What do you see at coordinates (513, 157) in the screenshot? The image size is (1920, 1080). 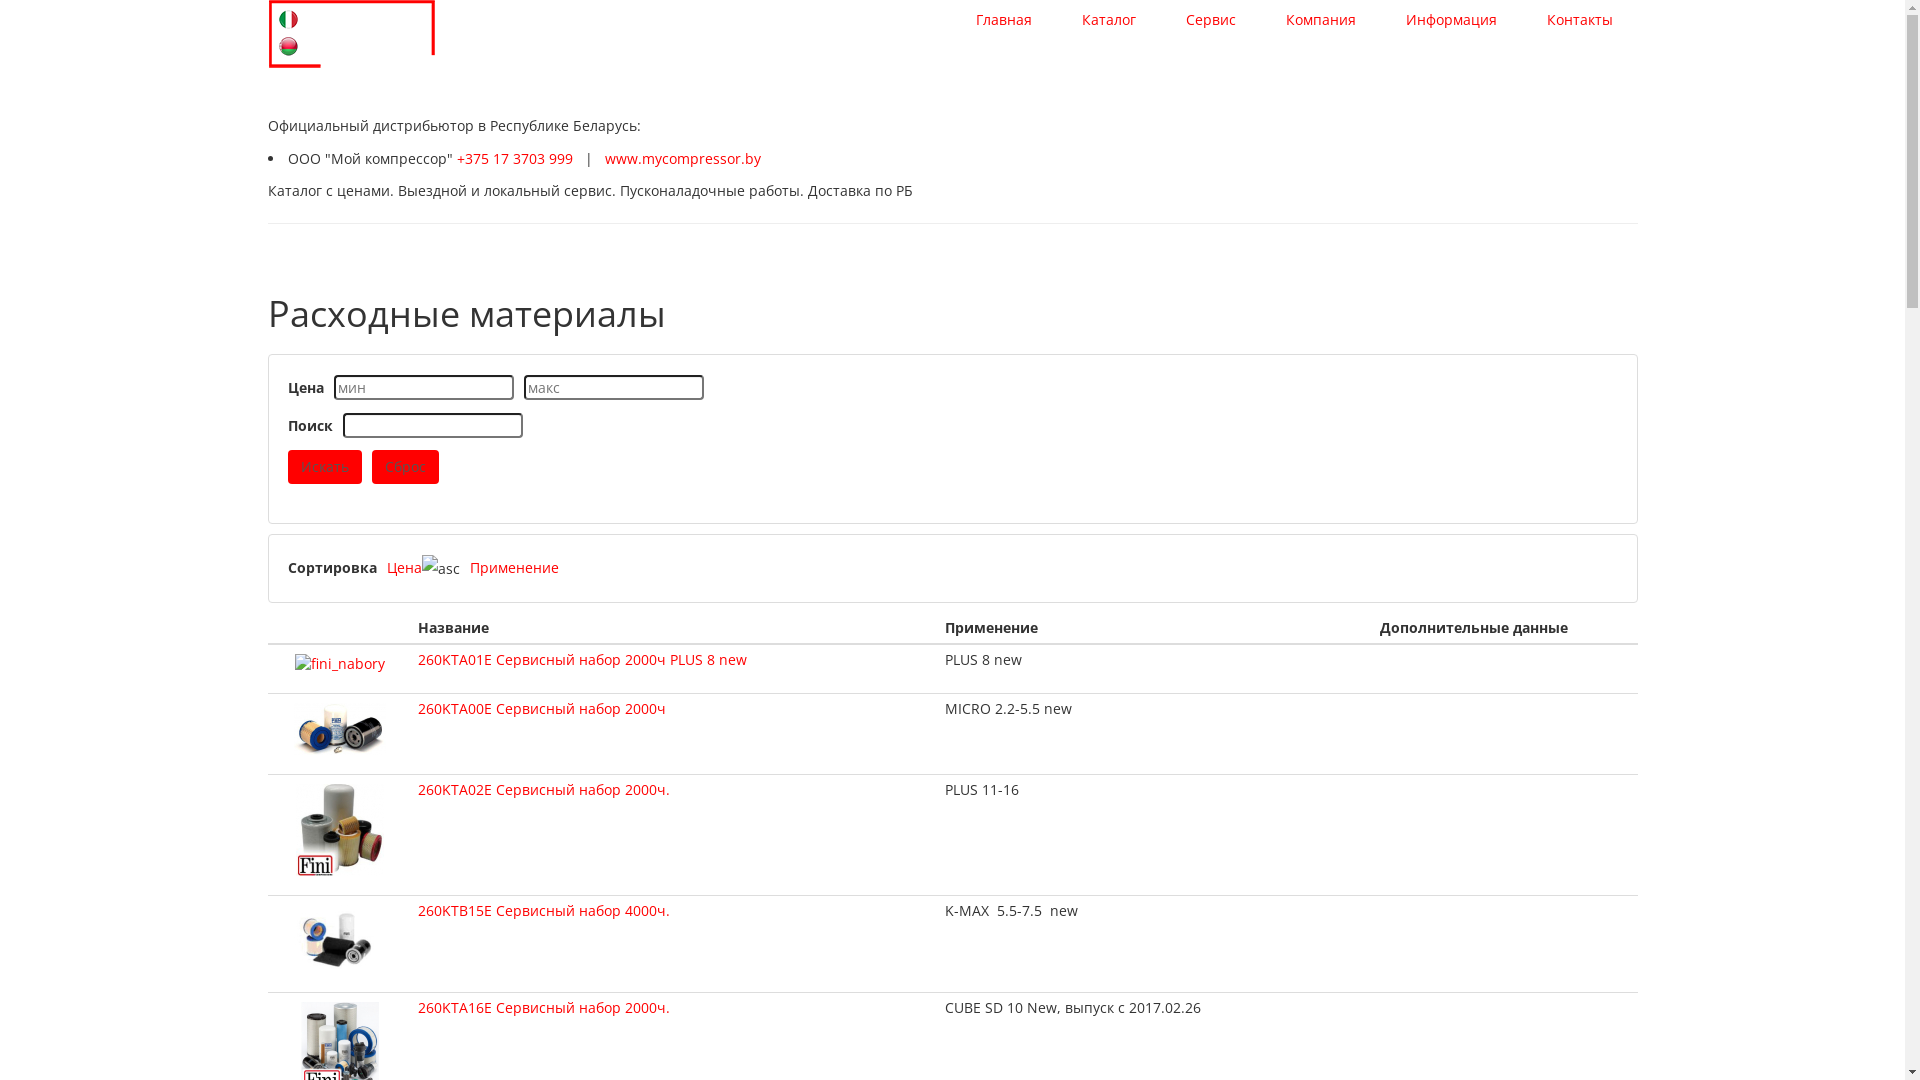 I see `'+375 17 3703 999'` at bounding box center [513, 157].